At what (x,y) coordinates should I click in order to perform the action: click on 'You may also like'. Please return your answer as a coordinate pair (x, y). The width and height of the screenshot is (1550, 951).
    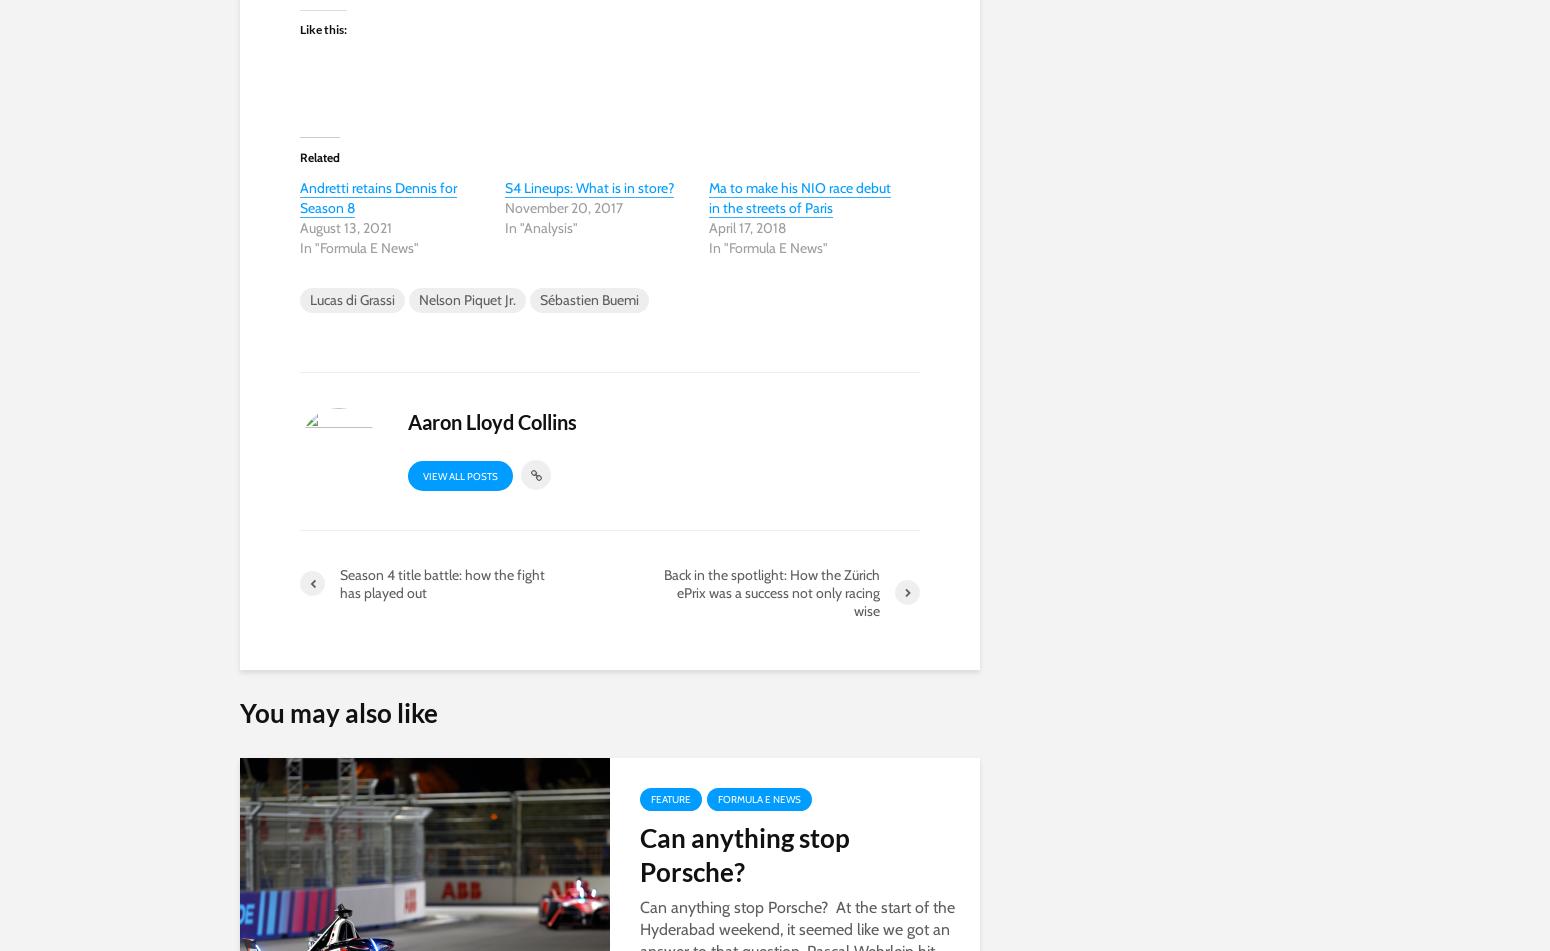
    Looking at the image, I should click on (337, 711).